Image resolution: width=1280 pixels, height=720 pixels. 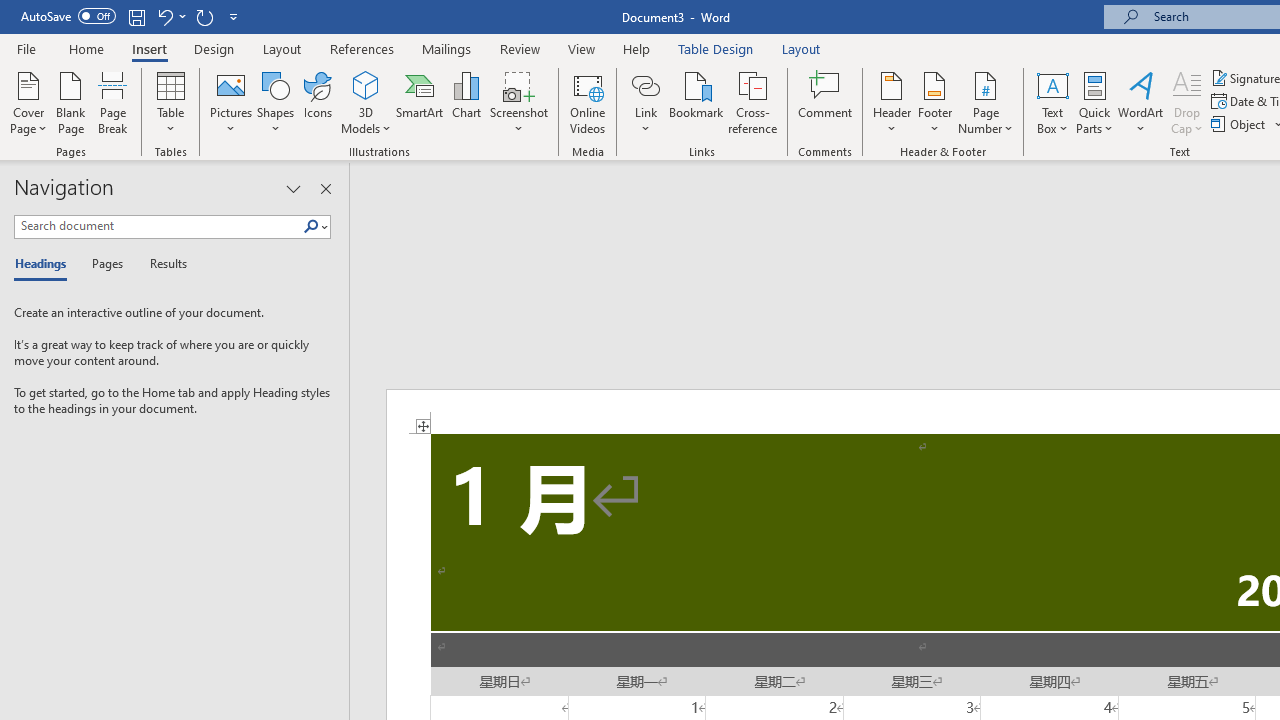 What do you see at coordinates (104, 264) in the screenshot?
I see `'Pages'` at bounding box center [104, 264].